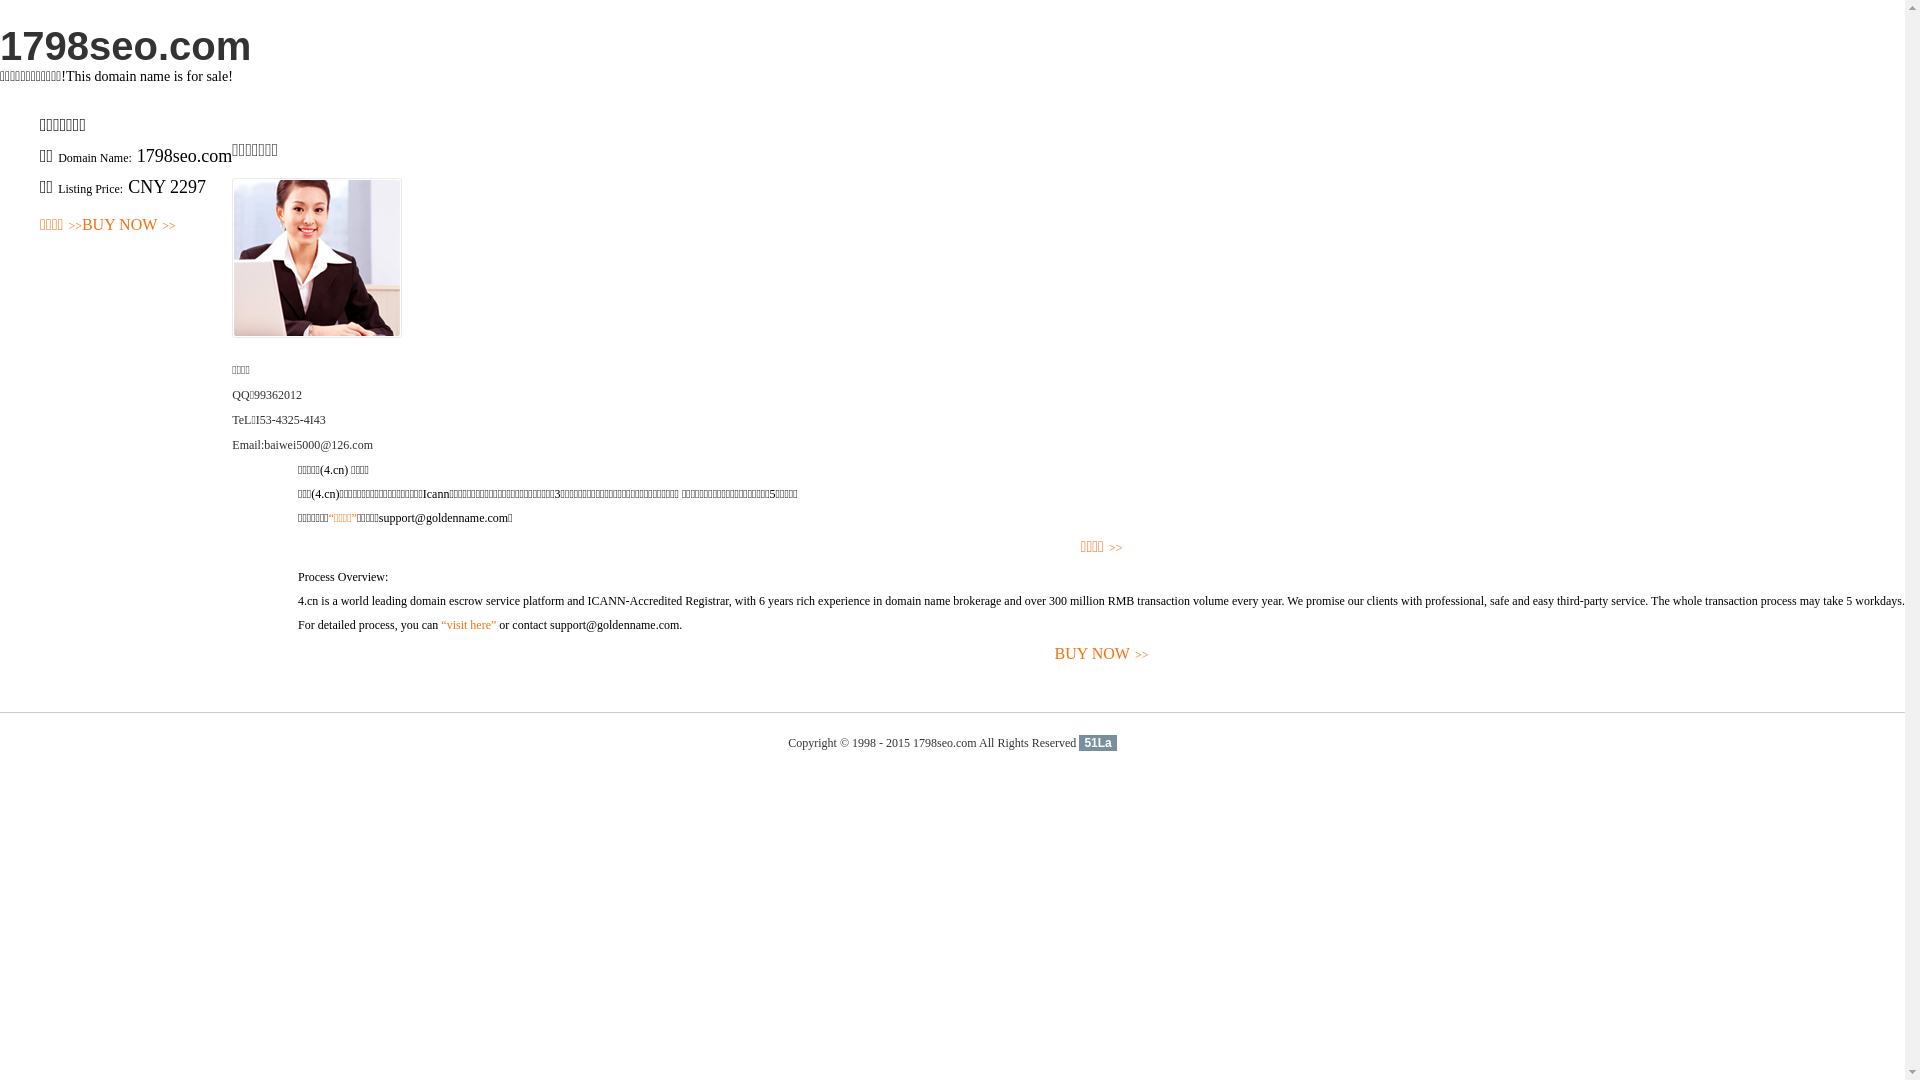 Image resolution: width=1920 pixels, height=1080 pixels. What do you see at coordinates (1096, 743) in the screenshot?
I see `'51La'` at bounding box center [1096, 743].